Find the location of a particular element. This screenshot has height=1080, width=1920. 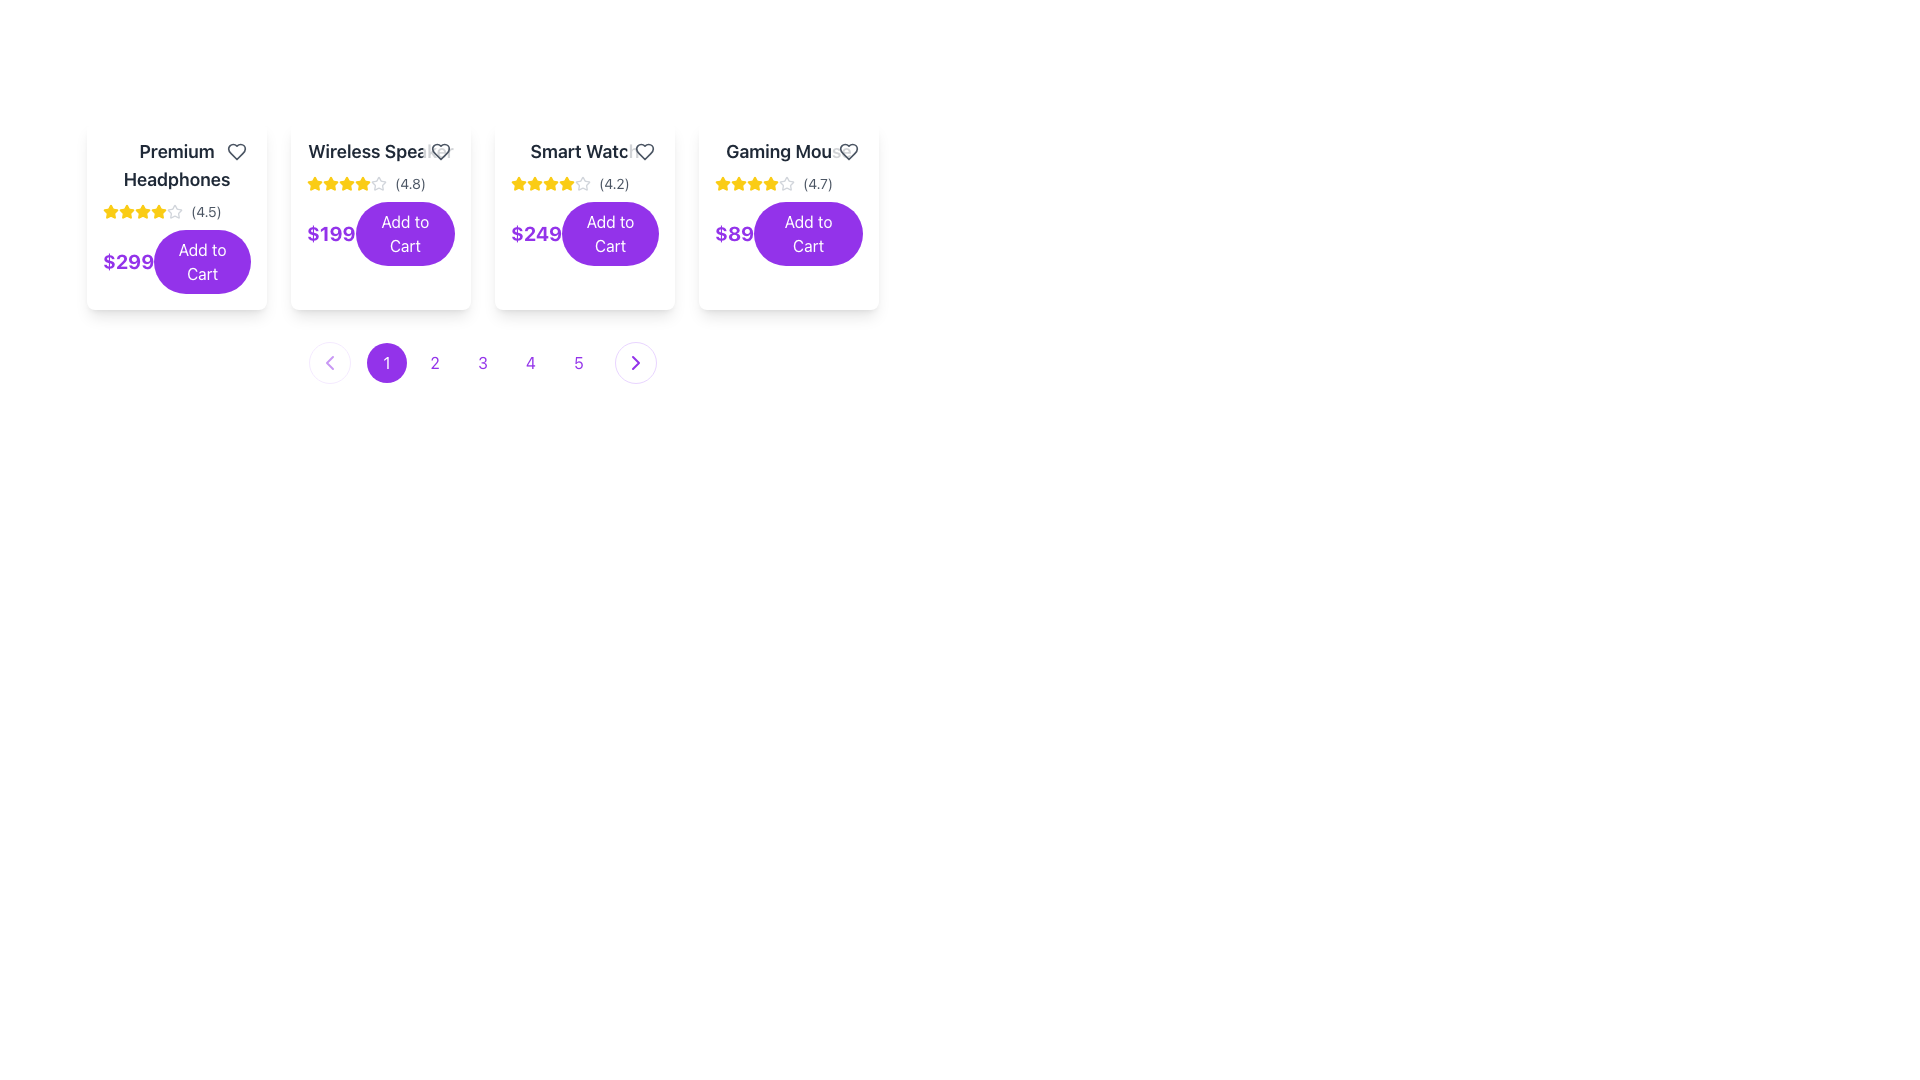

the Rating display element for the Smart Watch, specifically targeting the stars and the numerical rating '(4.2)' is located at coordinates (584, 184).